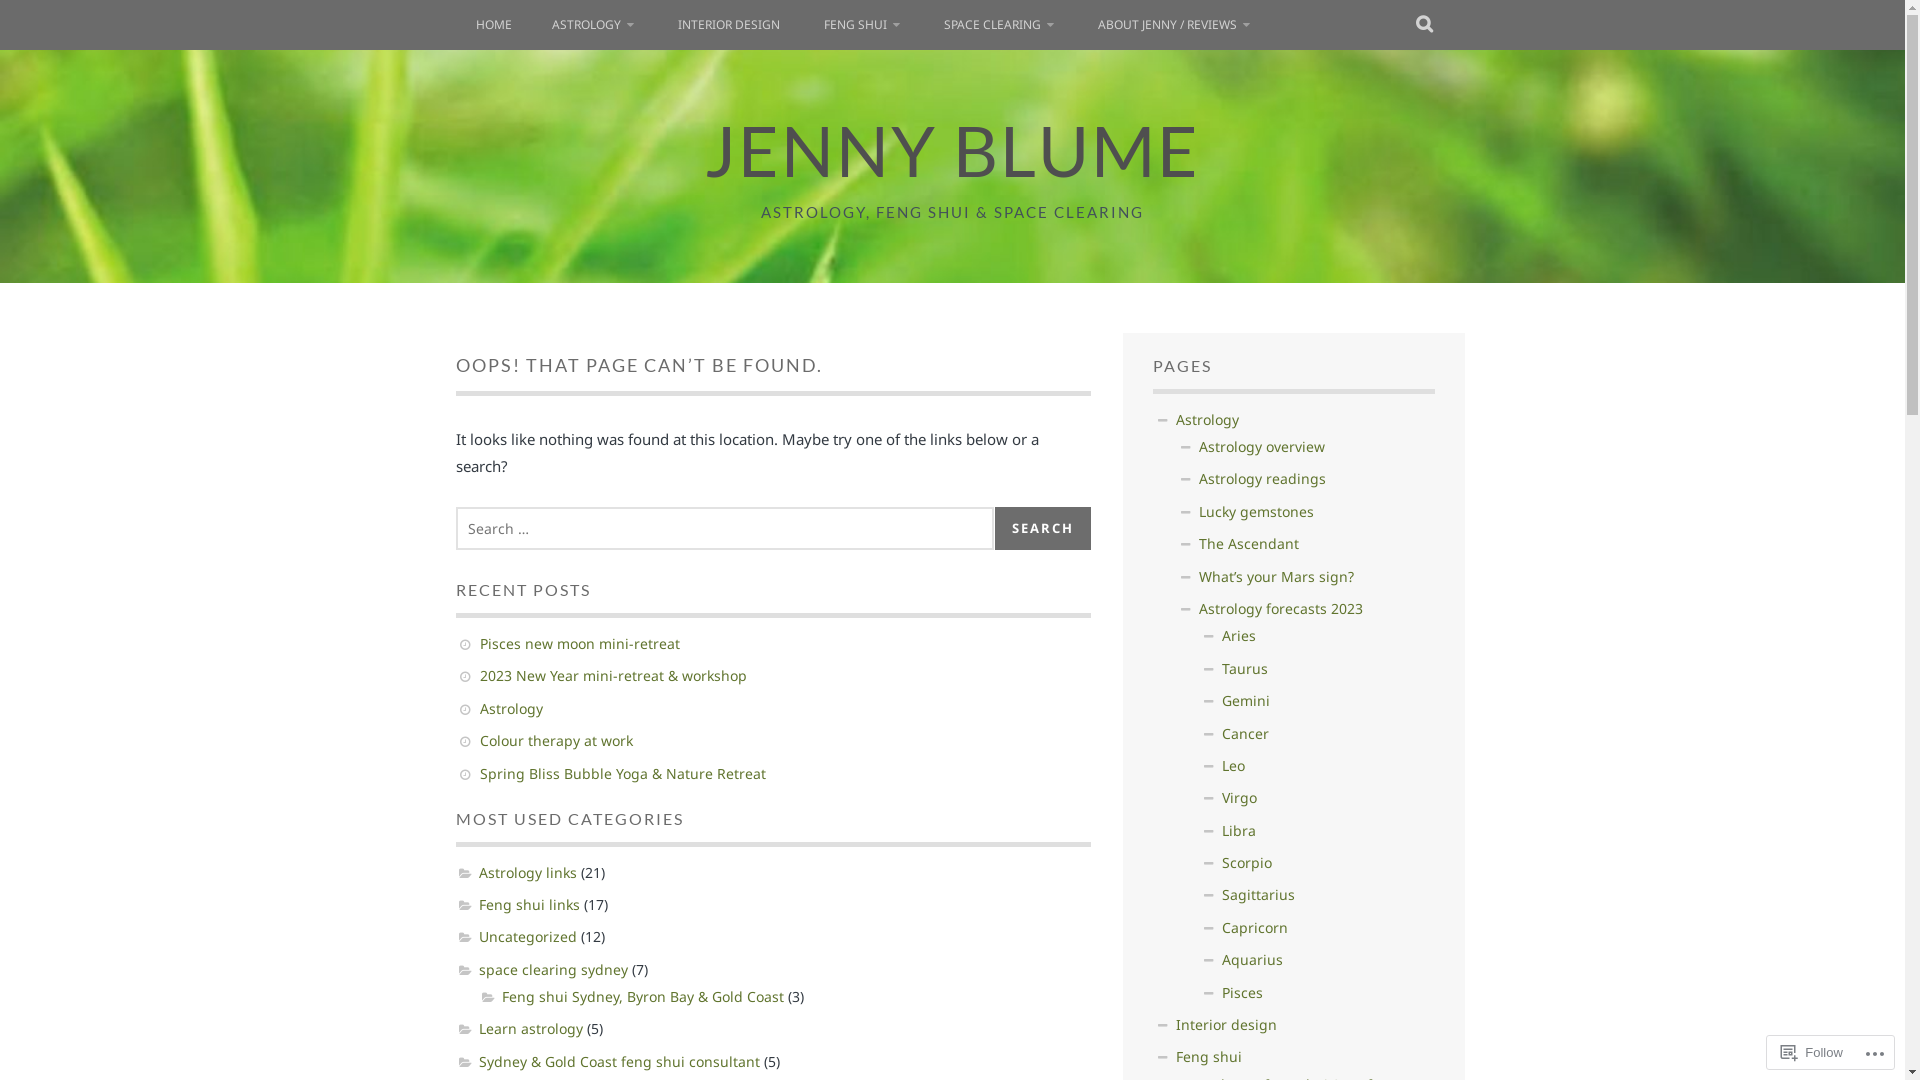 This screenshot has height=1080, width=1920. What do you see at coordinates (552, 968) in the screenshot?
I see `'space clearing sydney'` at bounding box center [552, 968].